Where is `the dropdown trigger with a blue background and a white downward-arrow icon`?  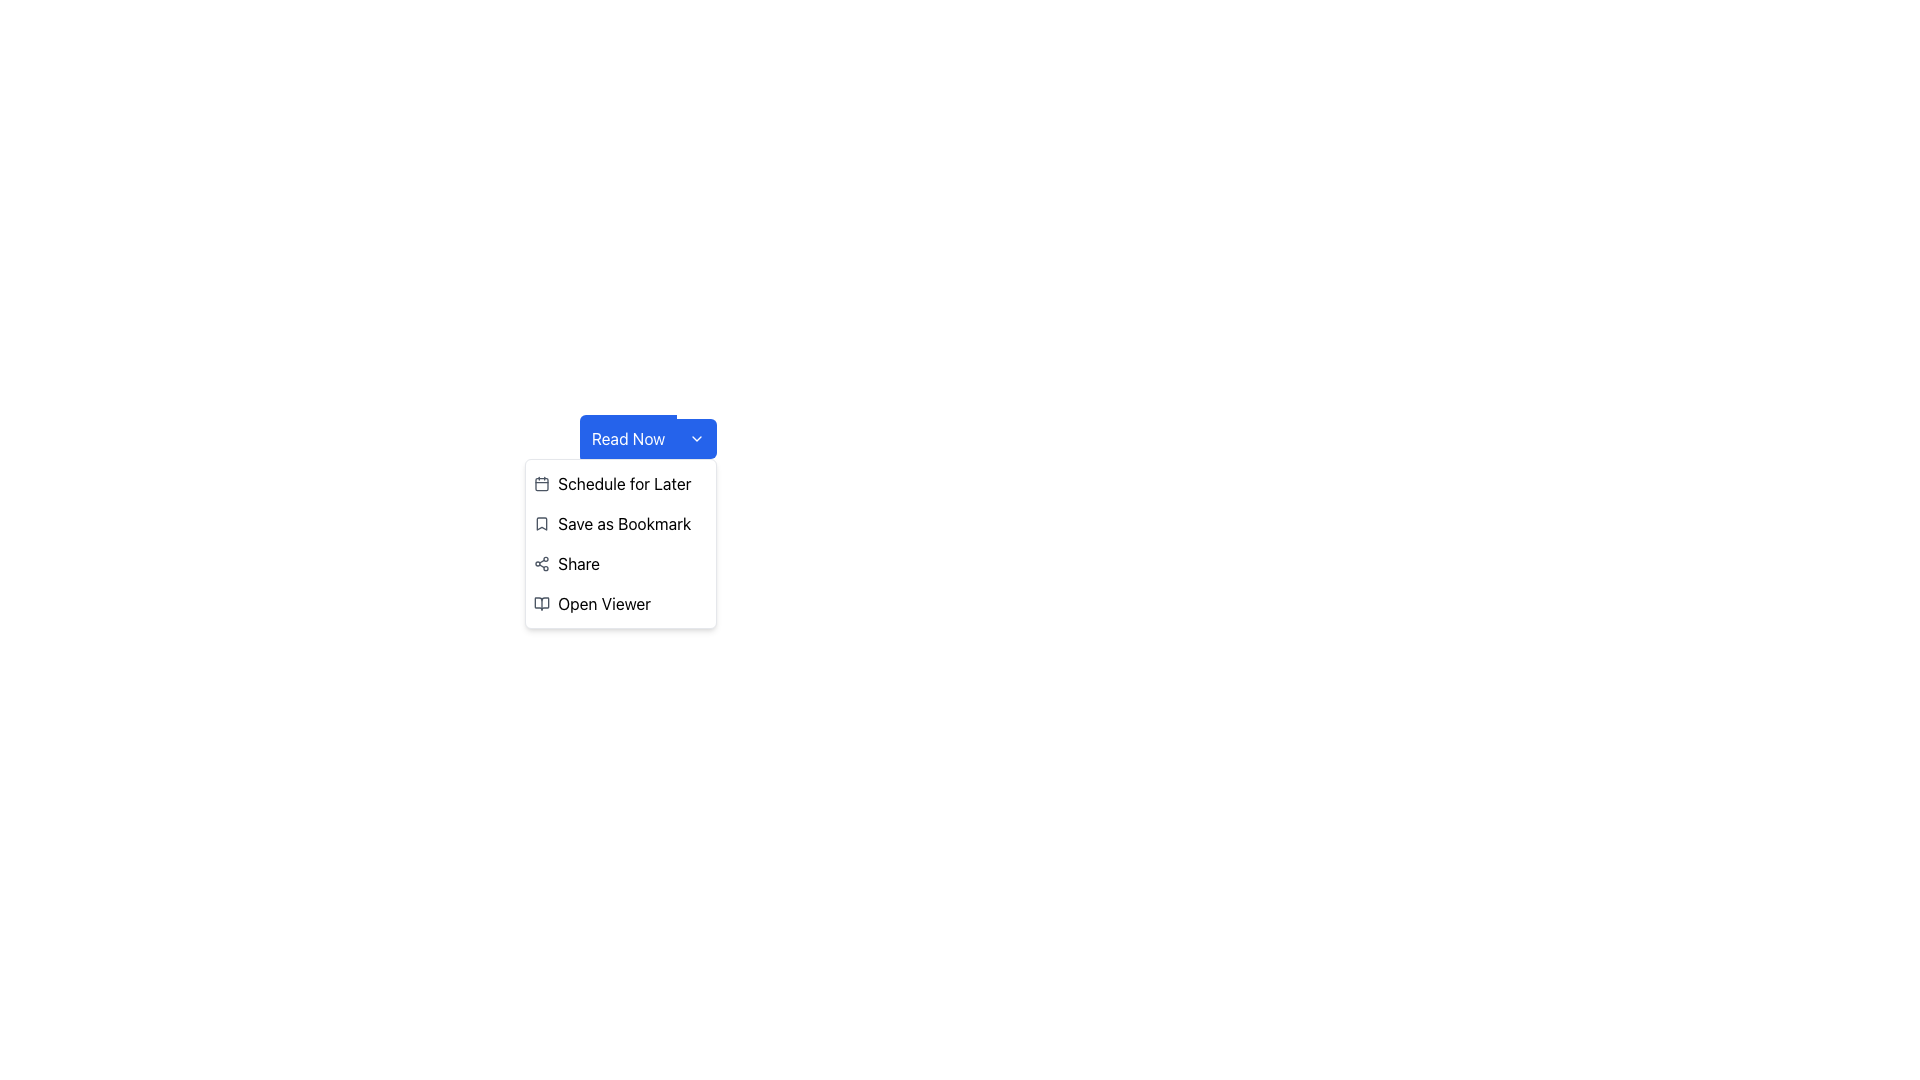 the dropdown trigger with a blue background and a white downward-arrow icon is located at coordinates (697, 438).